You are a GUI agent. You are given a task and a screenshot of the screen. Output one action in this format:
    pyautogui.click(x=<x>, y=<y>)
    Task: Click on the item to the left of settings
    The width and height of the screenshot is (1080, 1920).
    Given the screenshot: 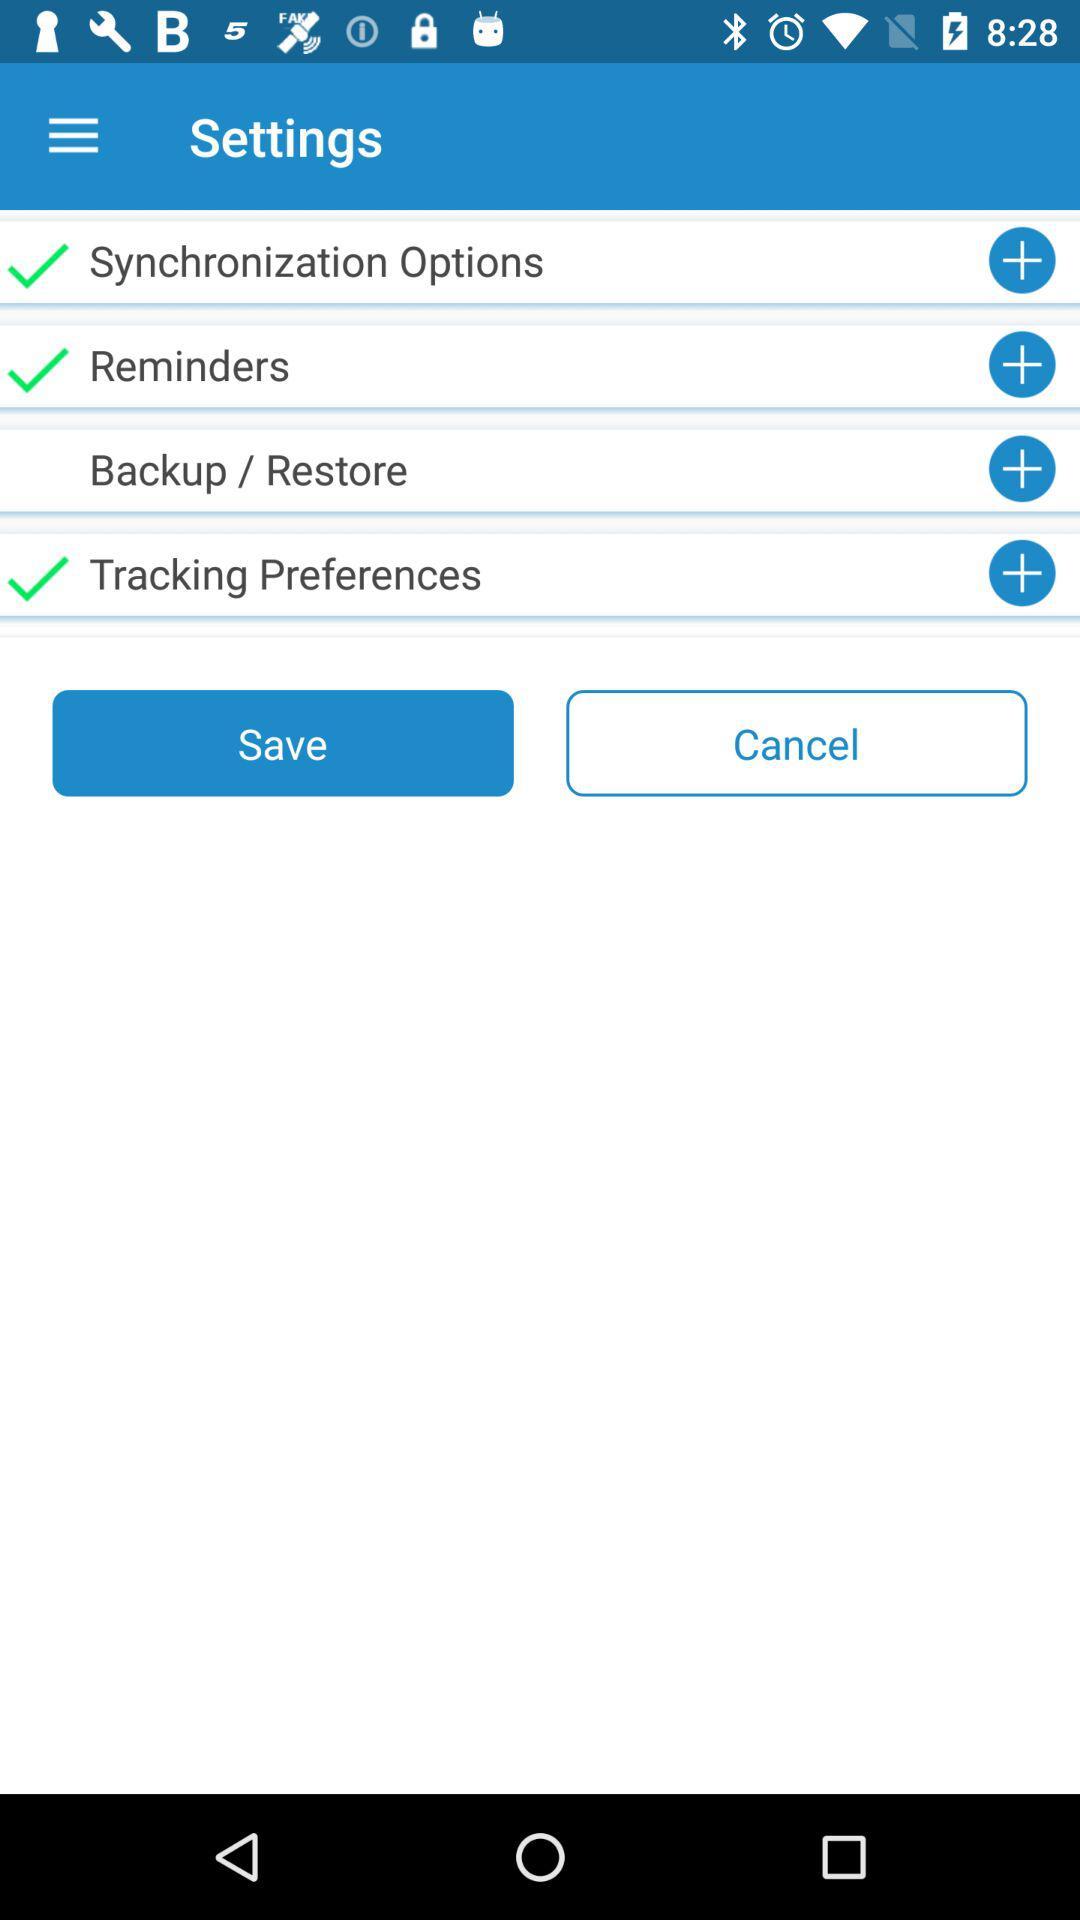 What is the action you would take?
    pyautogui.click(x=72, y=135)
    